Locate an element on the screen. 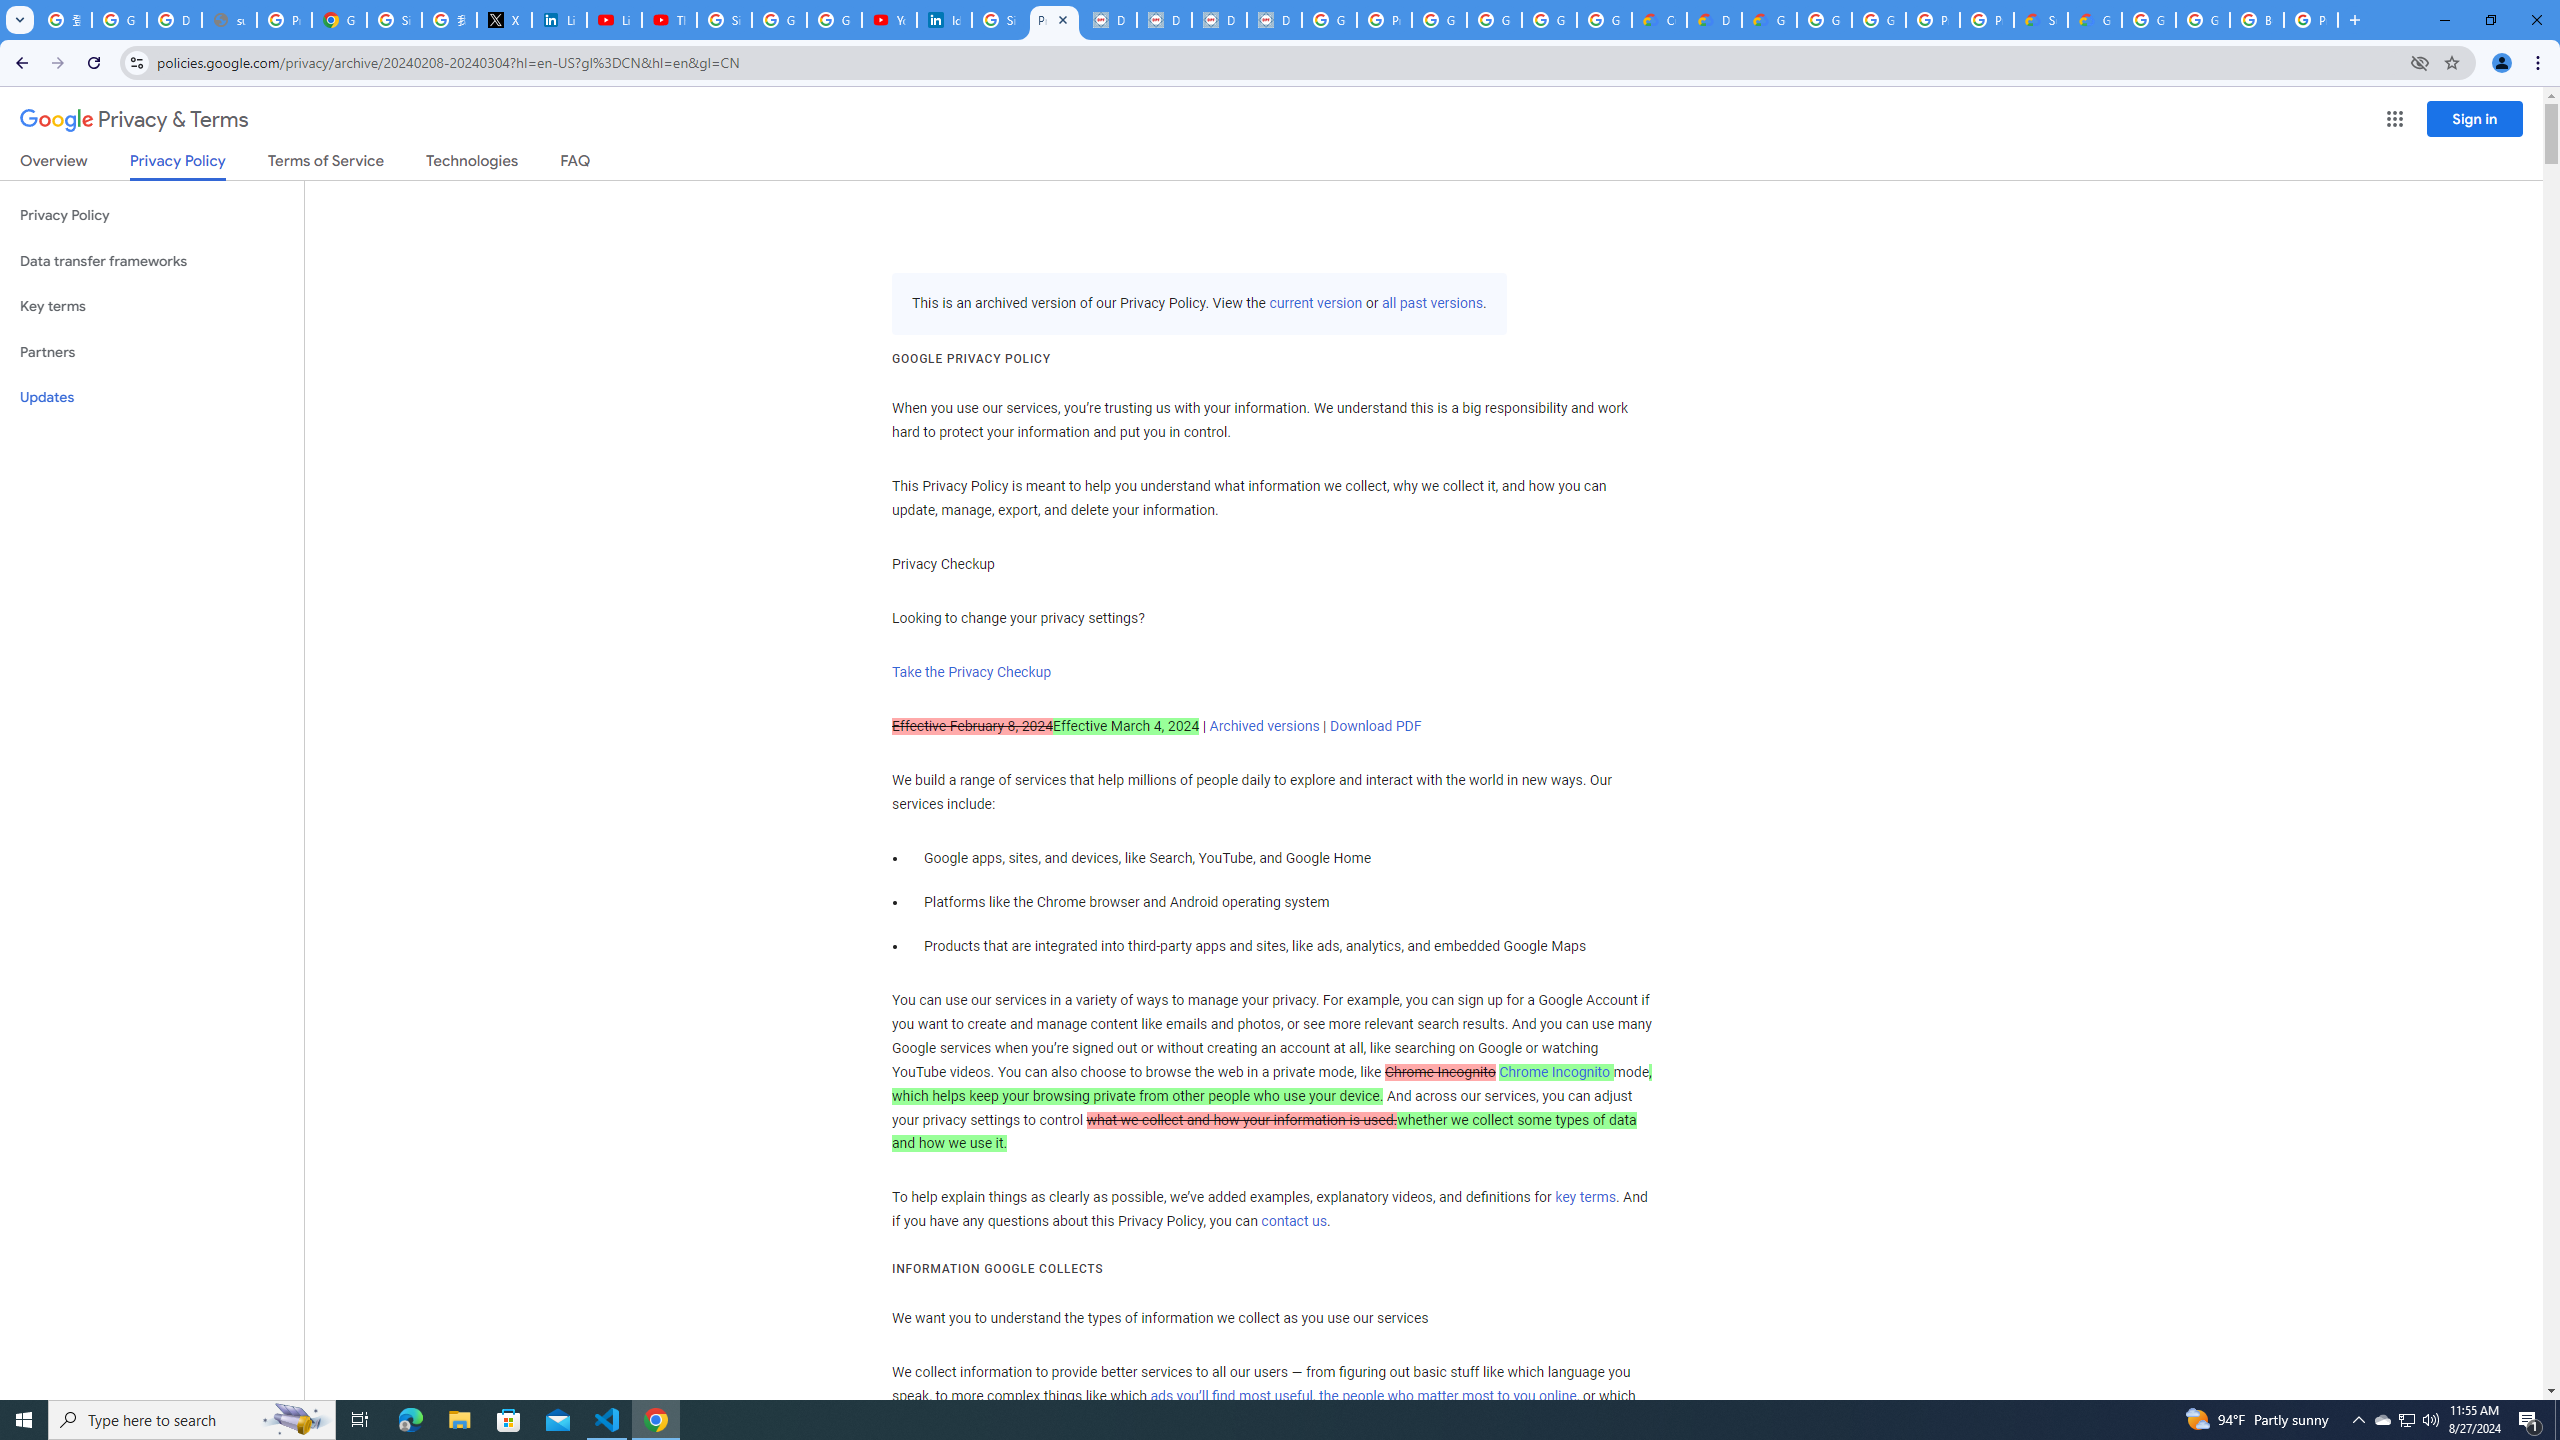 This screenshot has width=2560, height=1440. 'Take the Privacy Checkup' is located at coordinates (970, 670).